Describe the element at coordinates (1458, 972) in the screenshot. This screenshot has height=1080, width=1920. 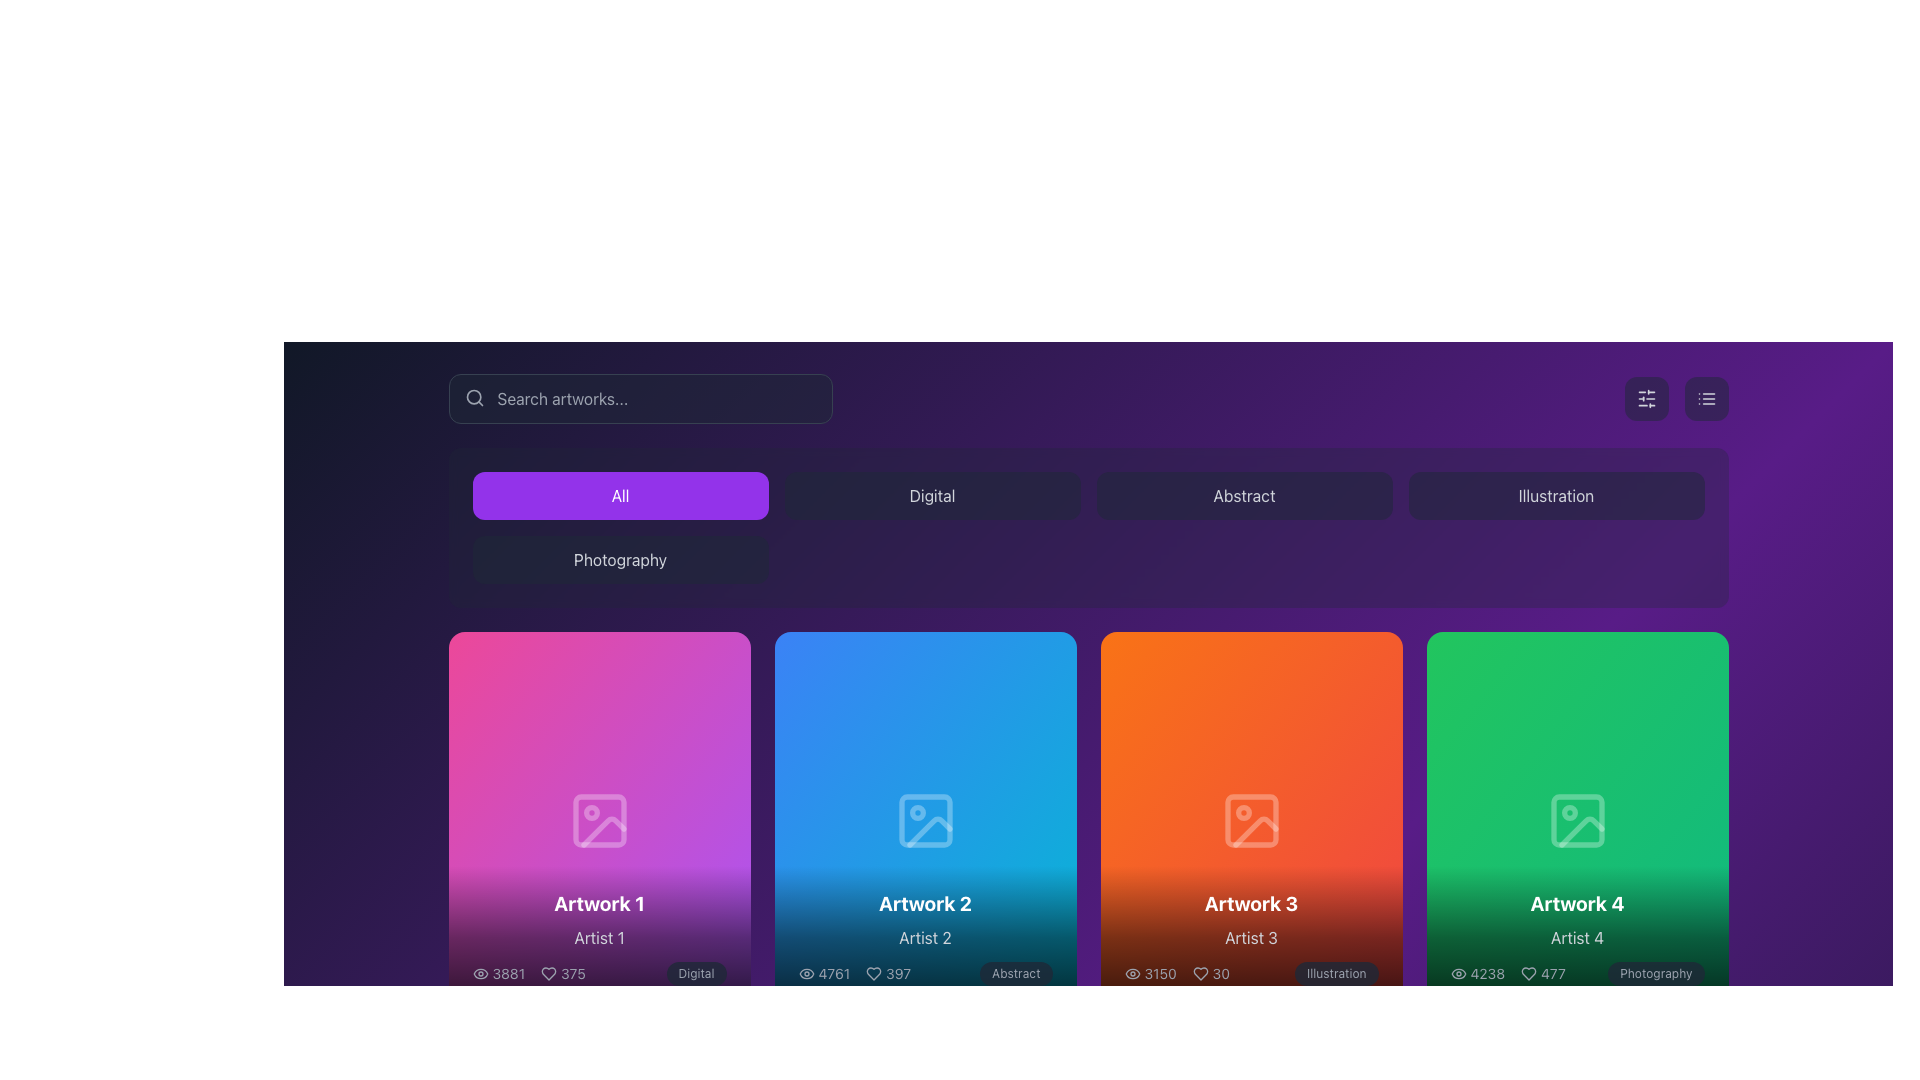
I see `the small, eye-shaped icon located at the bottom of the 'Artwork 4' card` at that location.